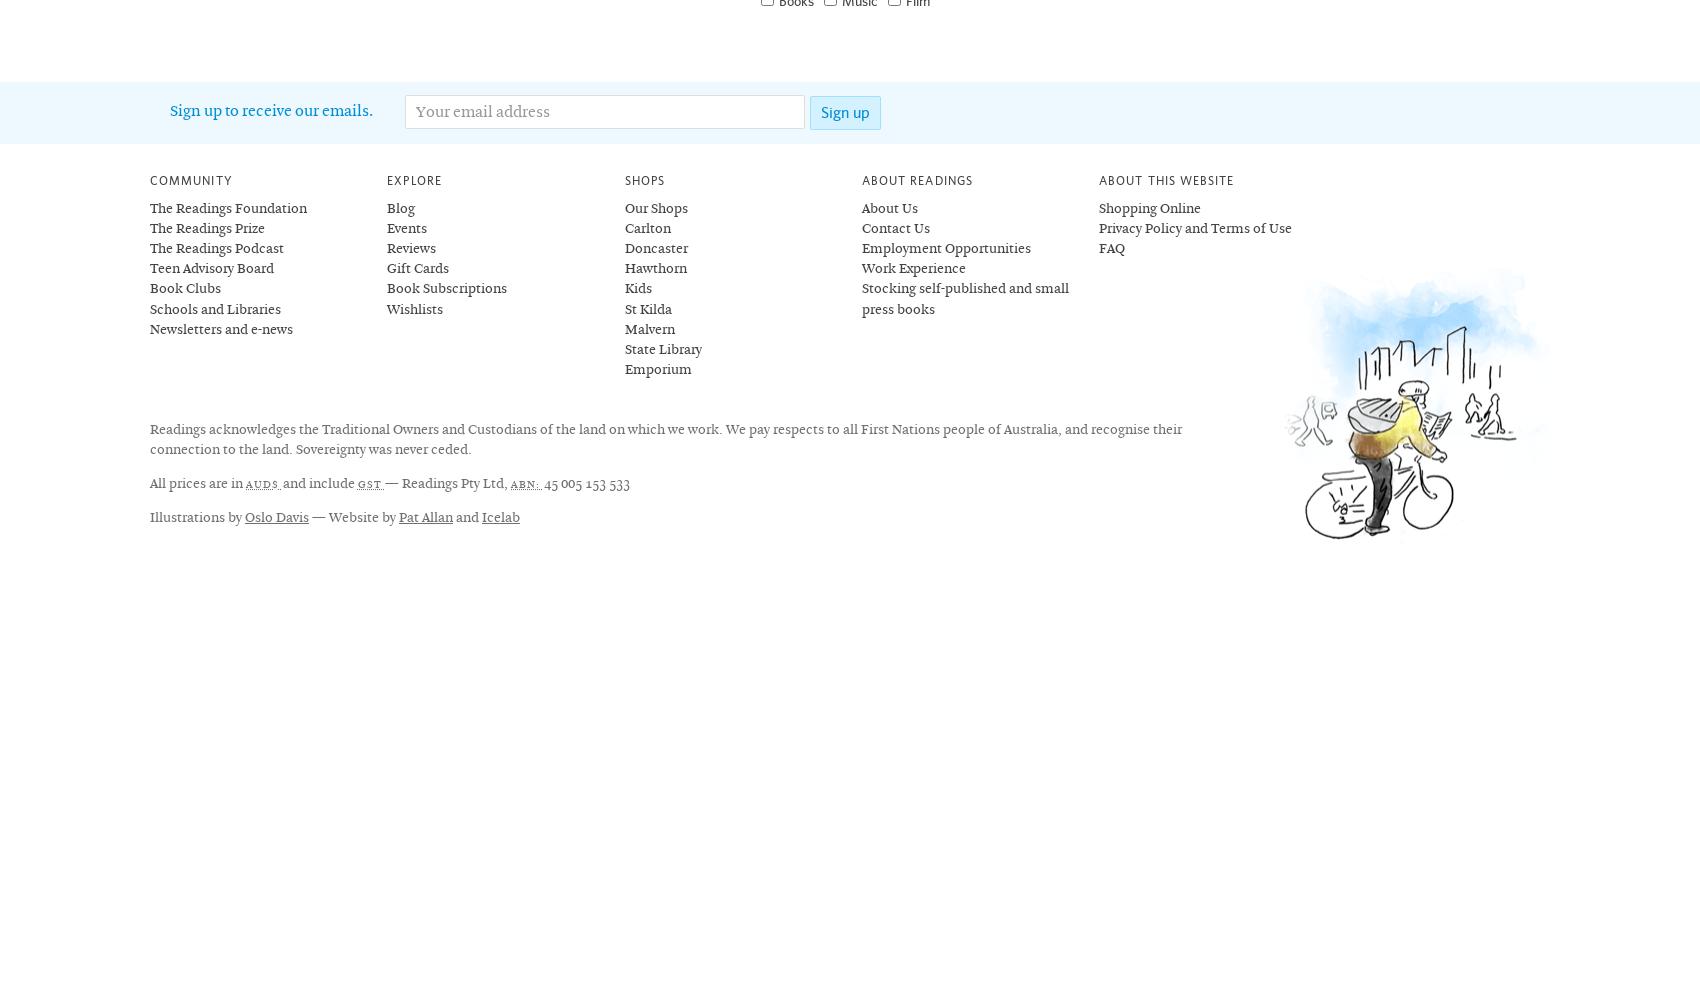  I want to click on 'ABN:', so click(527, 483).